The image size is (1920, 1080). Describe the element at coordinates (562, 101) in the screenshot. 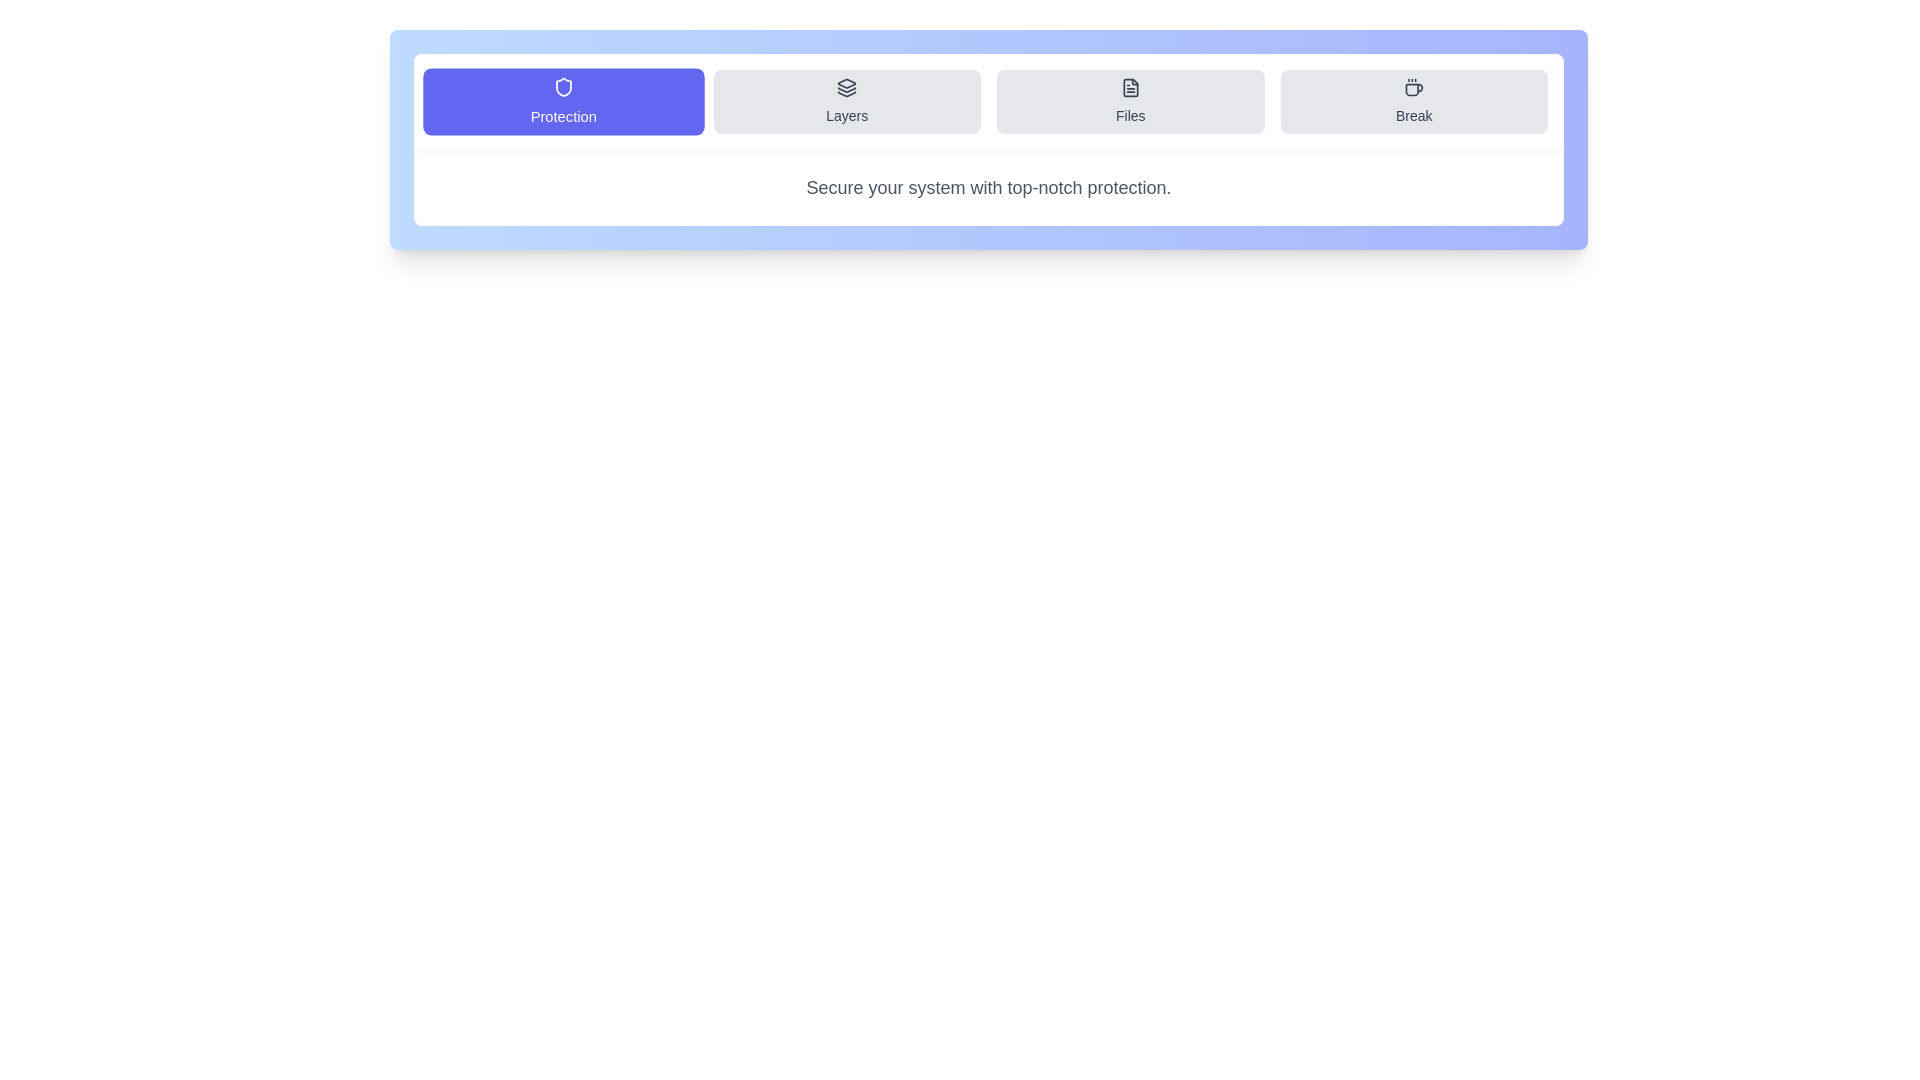

I see `the tab labeled Protection to switch to it` at that location.